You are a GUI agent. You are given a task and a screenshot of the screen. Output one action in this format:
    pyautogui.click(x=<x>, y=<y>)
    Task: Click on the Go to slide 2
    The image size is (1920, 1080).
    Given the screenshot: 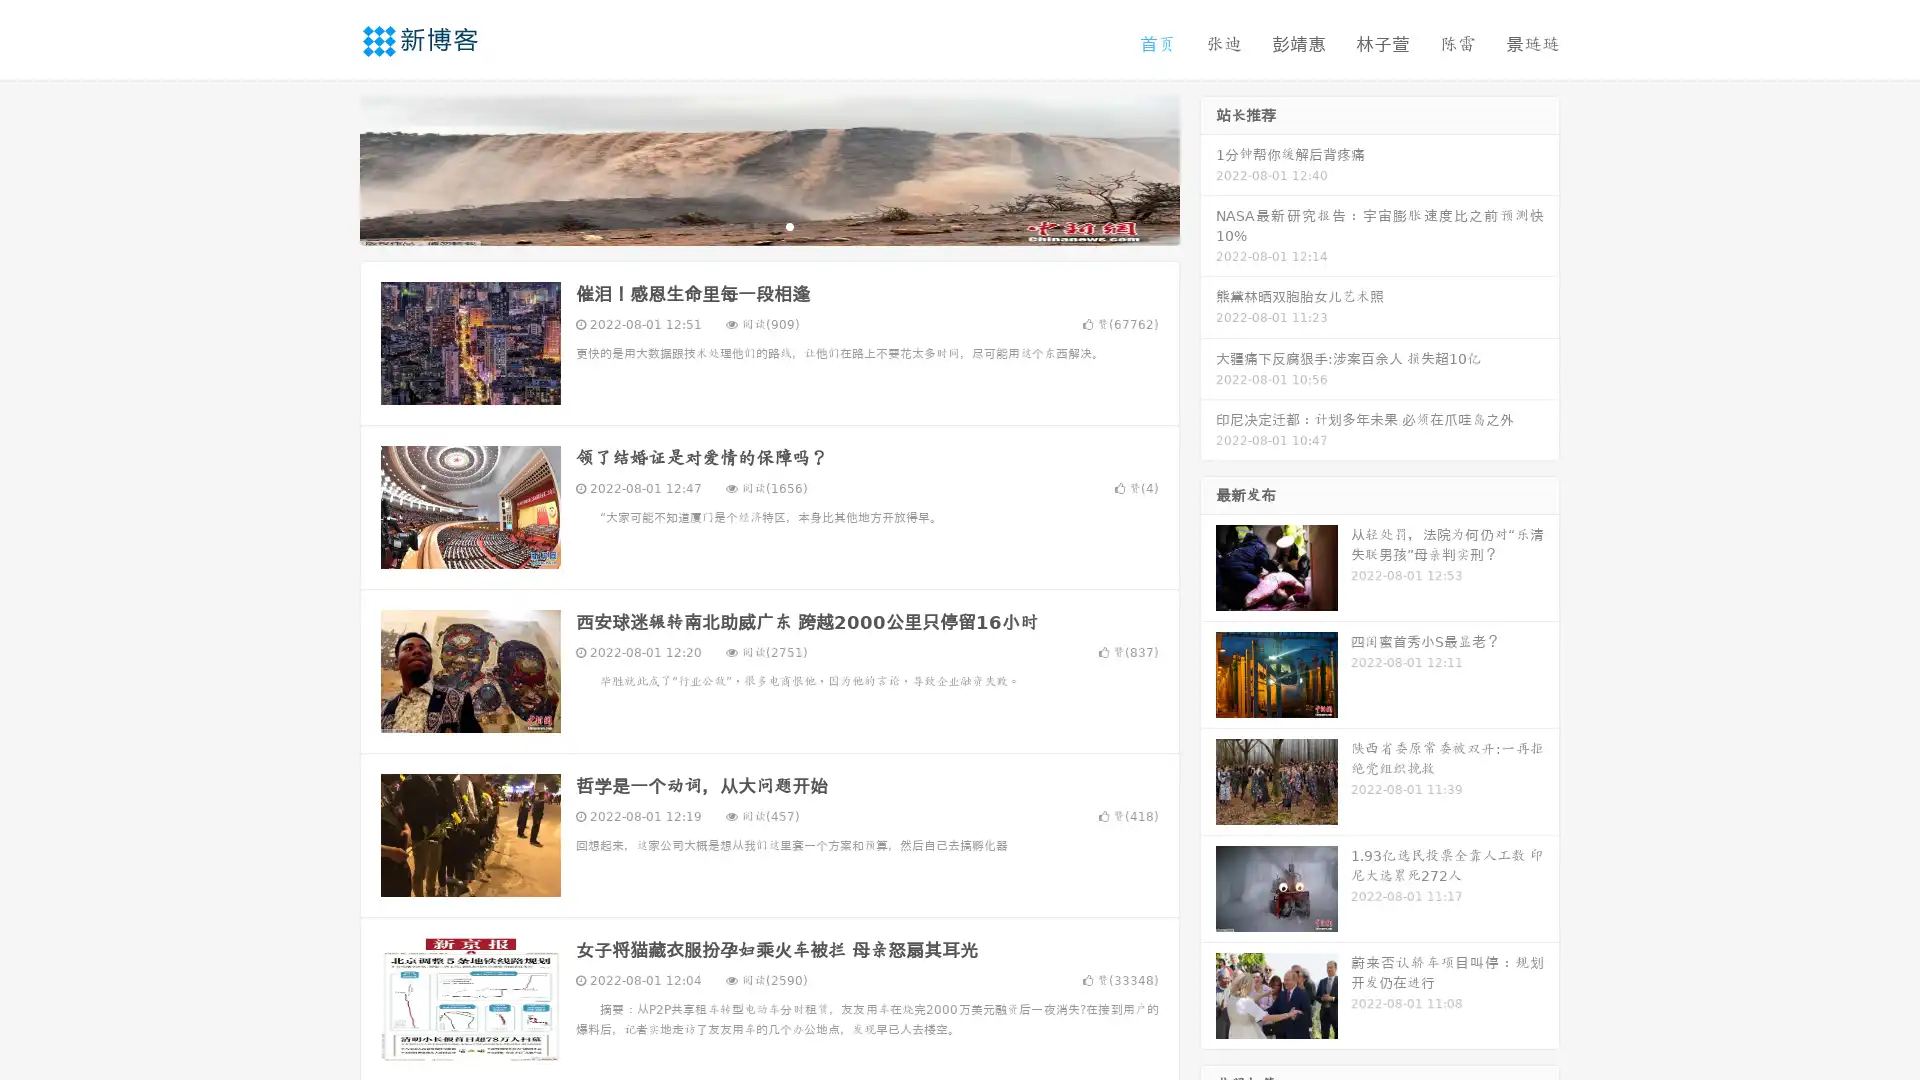 What is the action you would take?
    pyautogui.click(x=768, y=225)
    